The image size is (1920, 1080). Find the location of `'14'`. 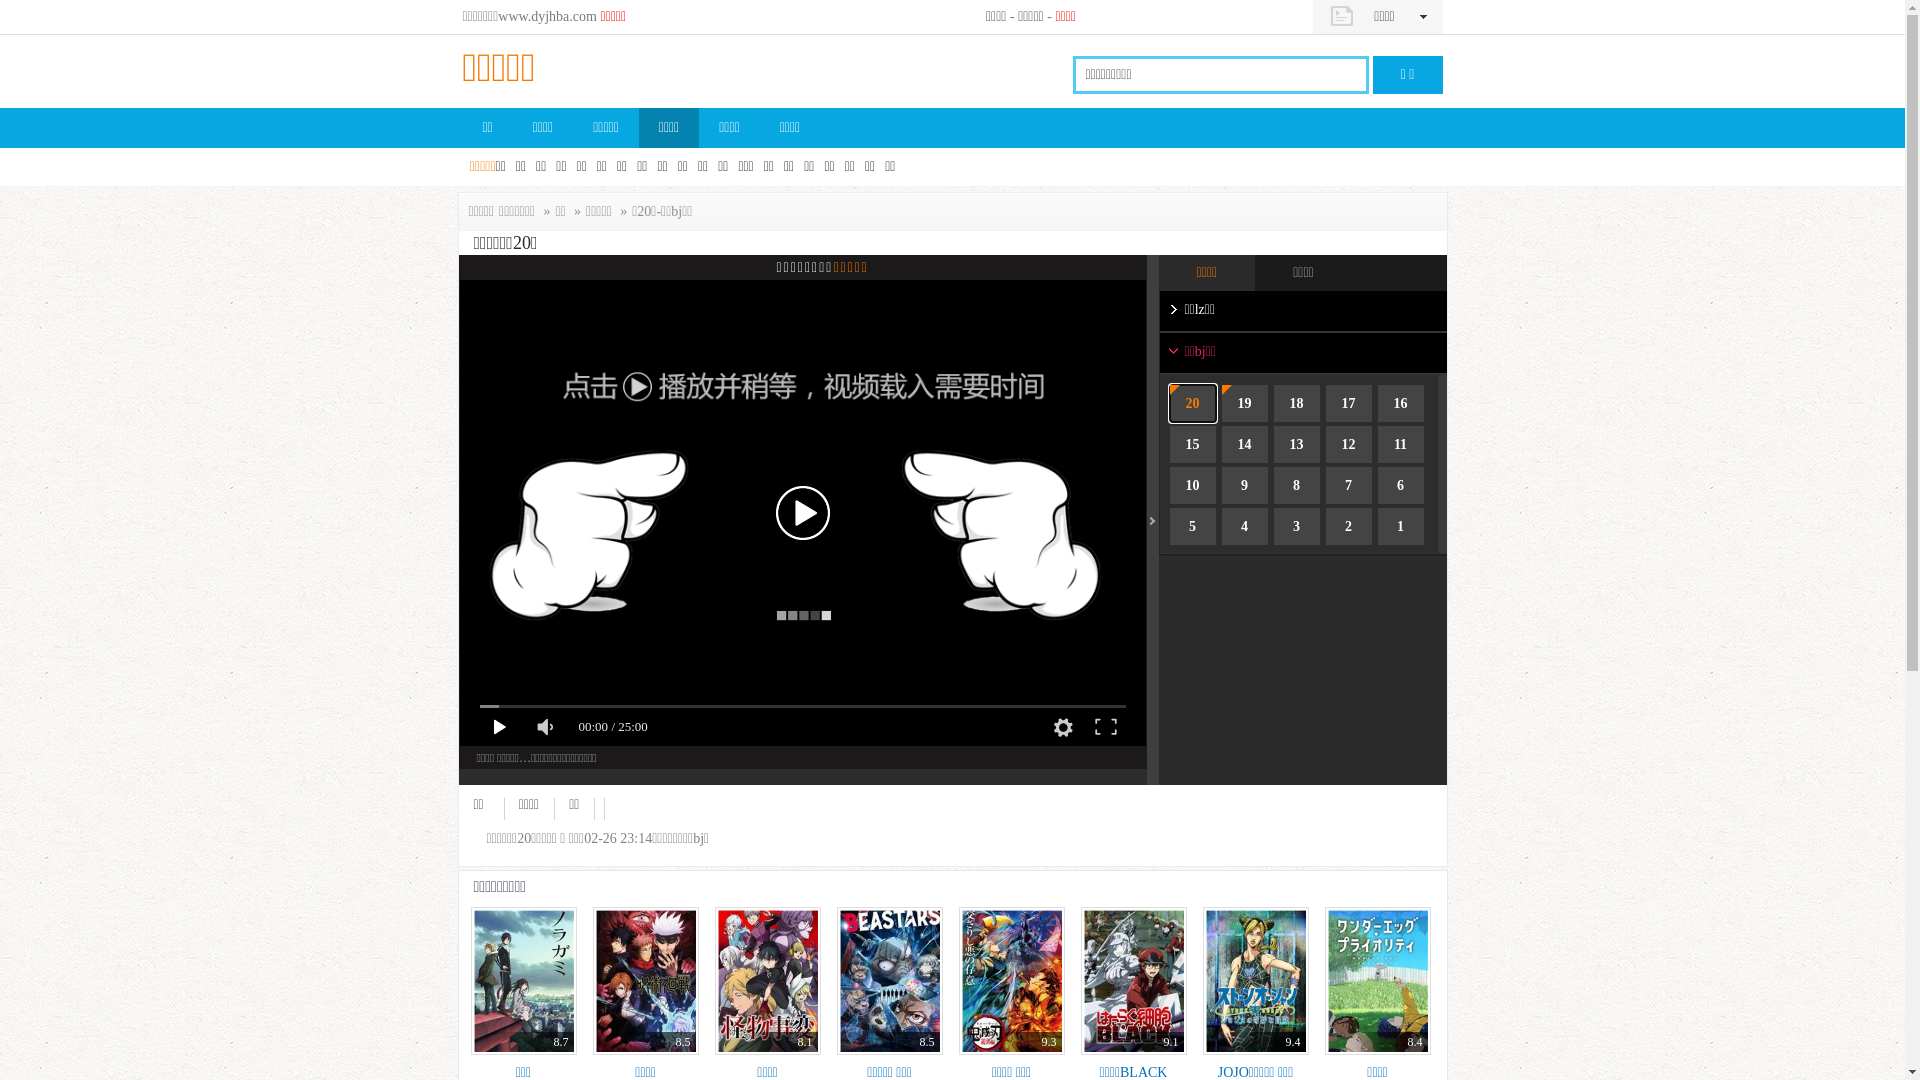

'14' is located at coordinates (1243, 443).